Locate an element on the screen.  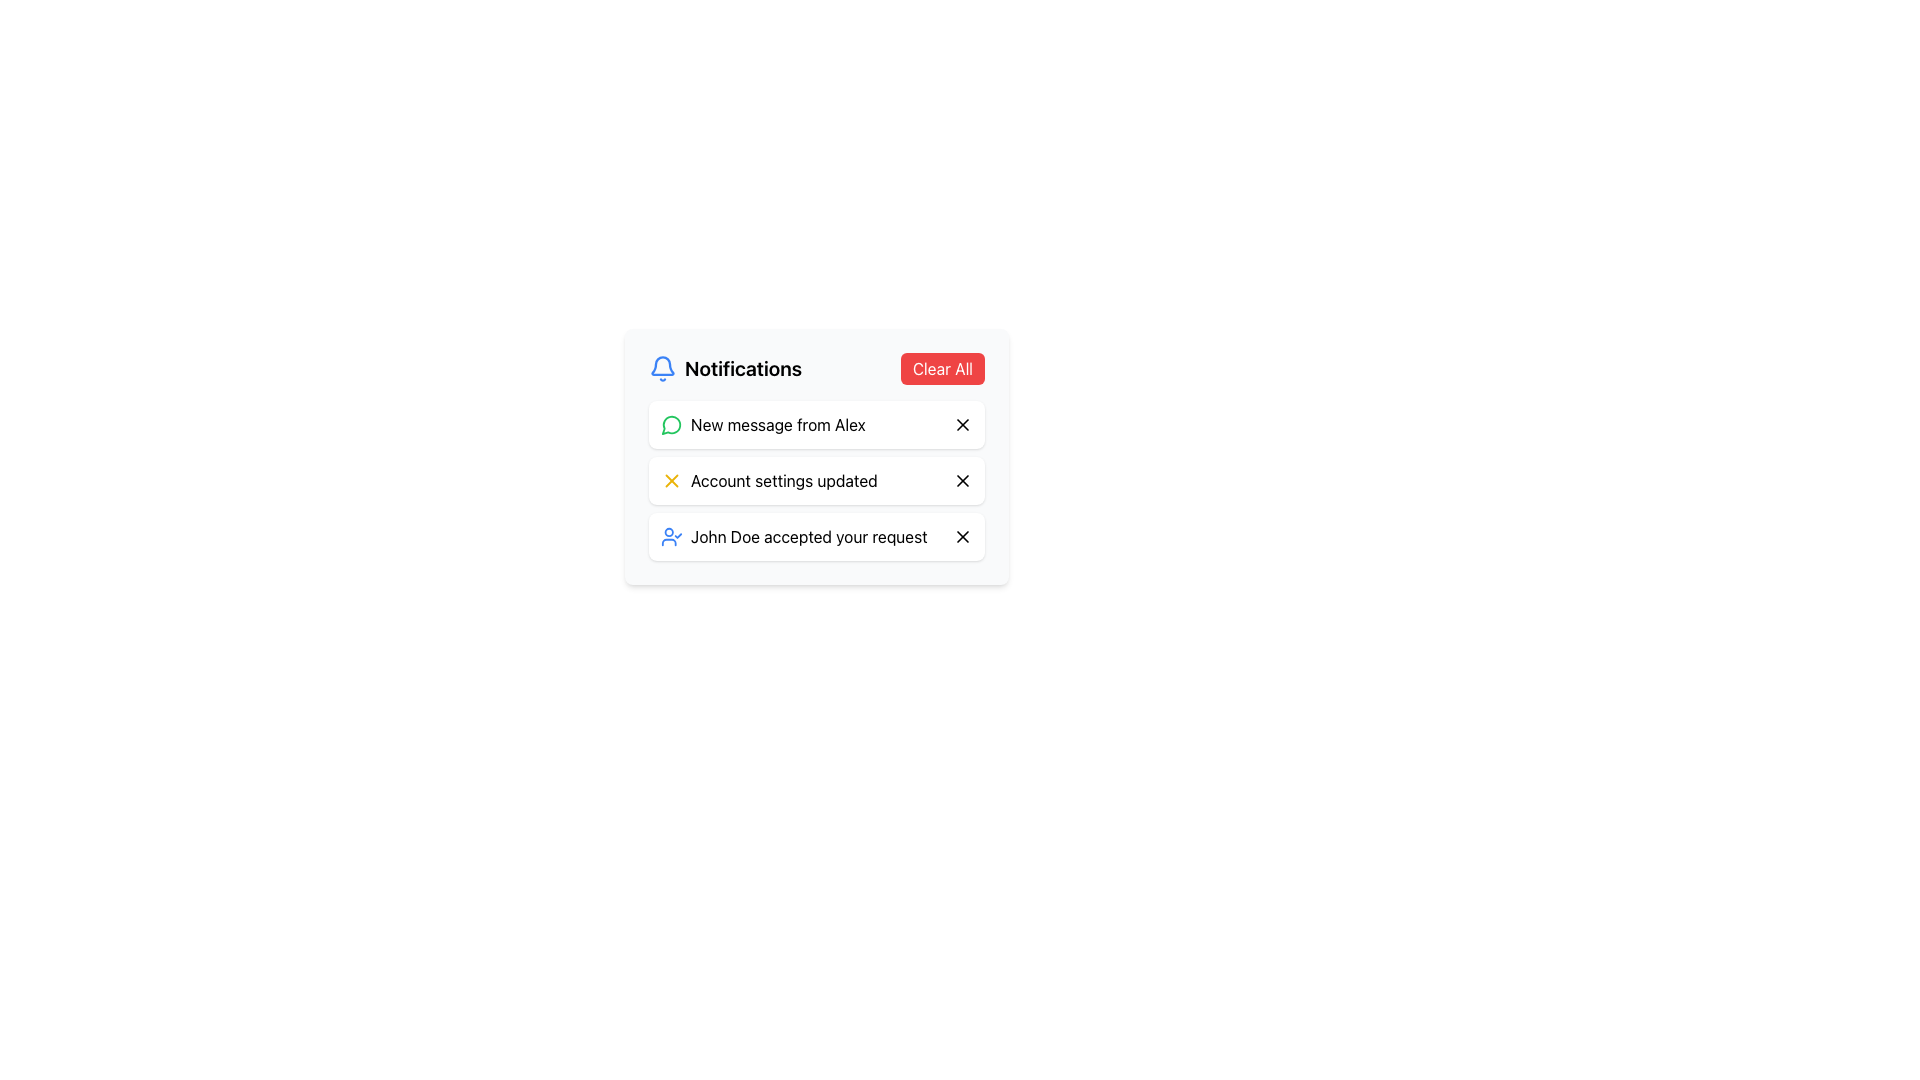
notification status message that informs the user about the update of account settings, which is the second item in the notification dropdown, located between 'New message from Alex' and 'John Doe accepted your request' is located at coordinates (768, 481).